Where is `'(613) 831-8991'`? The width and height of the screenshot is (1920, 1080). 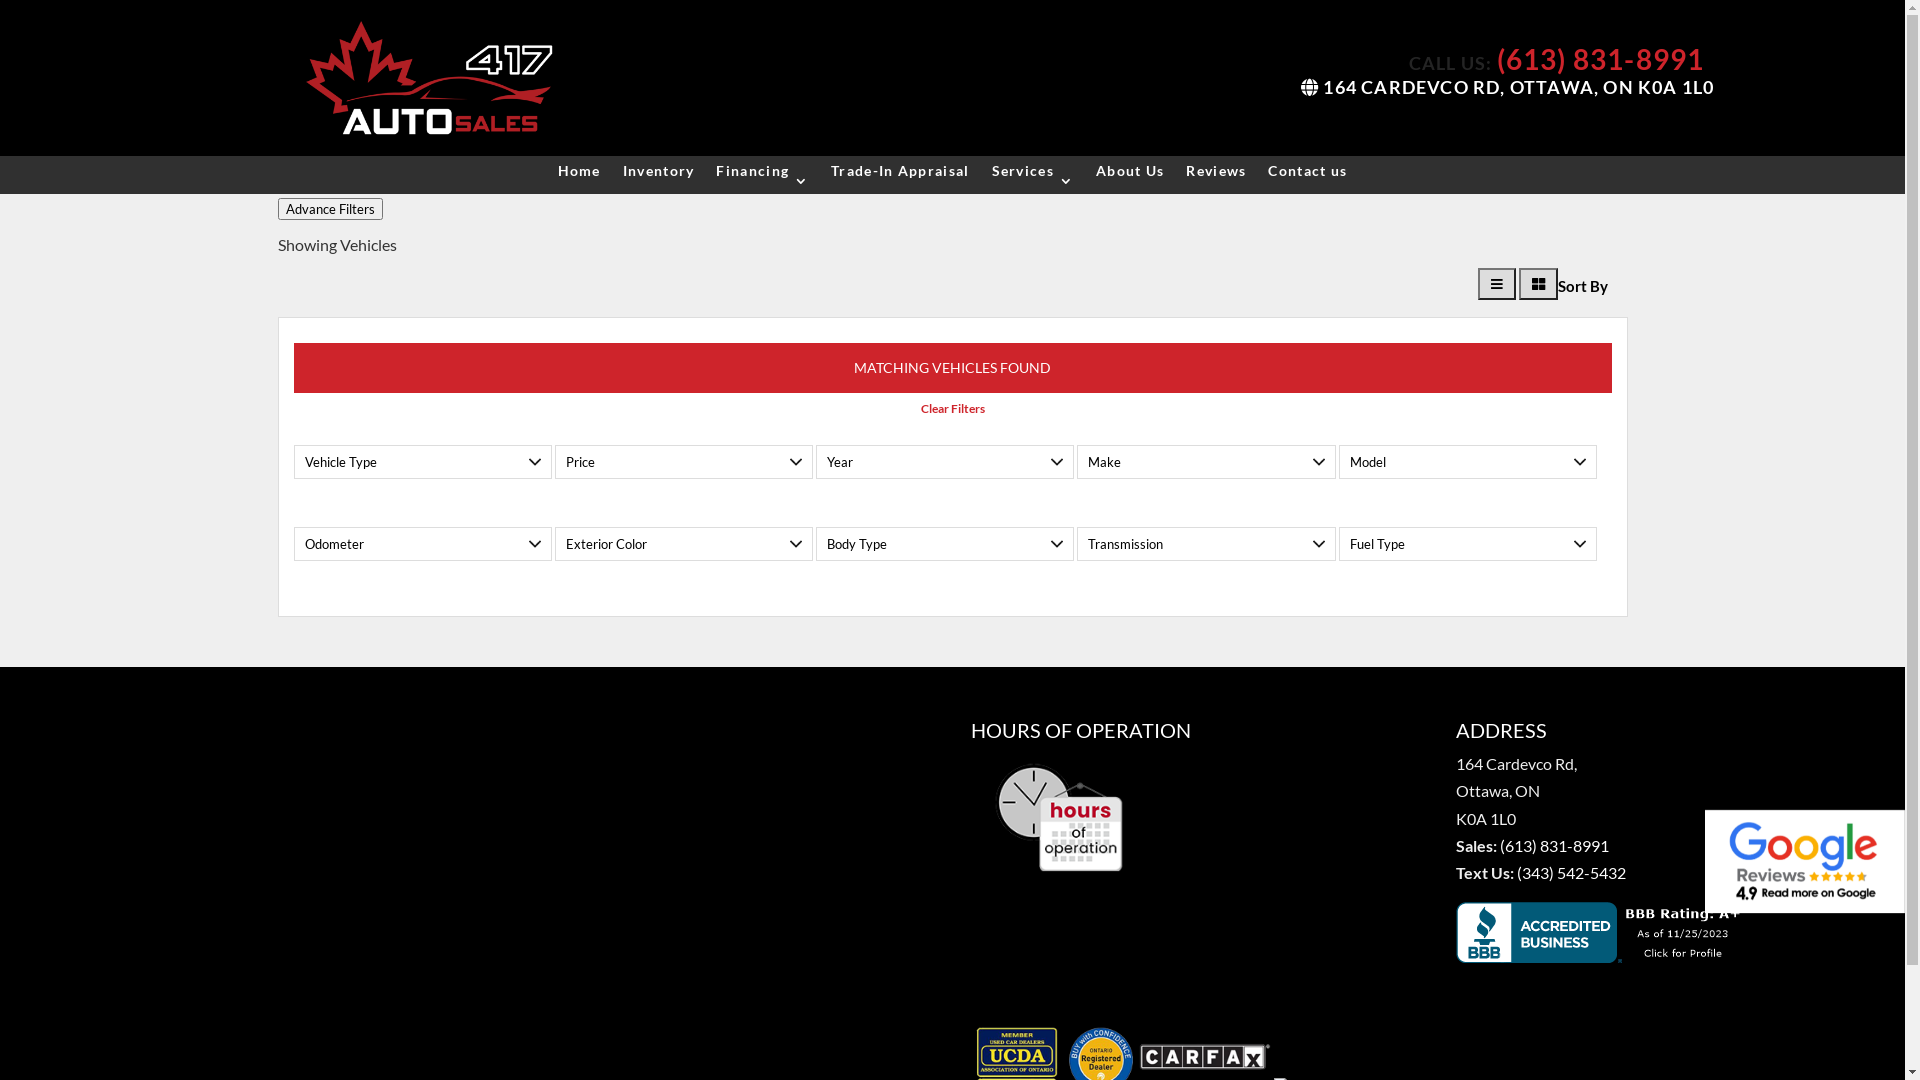
'(613) 831-8991' is located at coordinates (1601, 57).